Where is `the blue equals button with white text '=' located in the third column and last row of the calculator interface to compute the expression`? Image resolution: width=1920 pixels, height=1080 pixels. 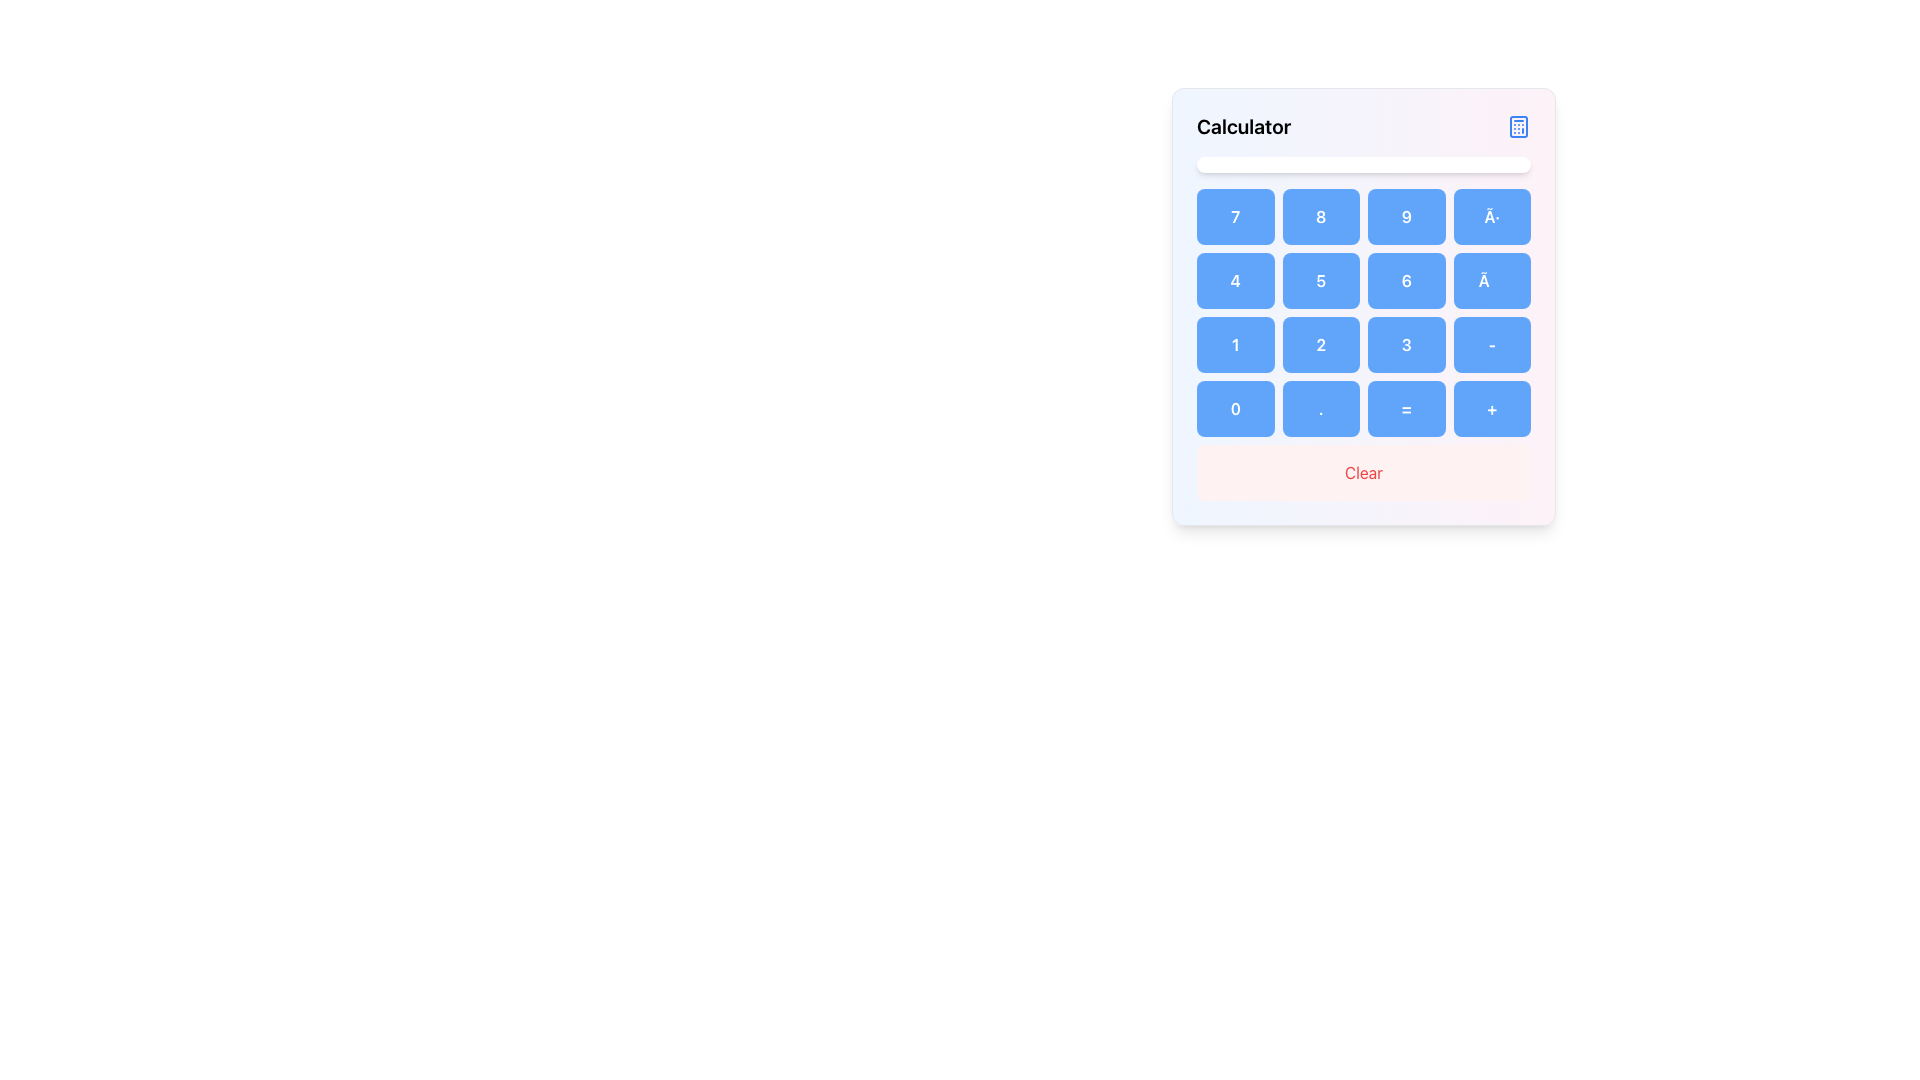 the blue equals button with white text '=' located in the third column and last row of the calculator interface to compute the expression is located at coordinates (1405, 407).